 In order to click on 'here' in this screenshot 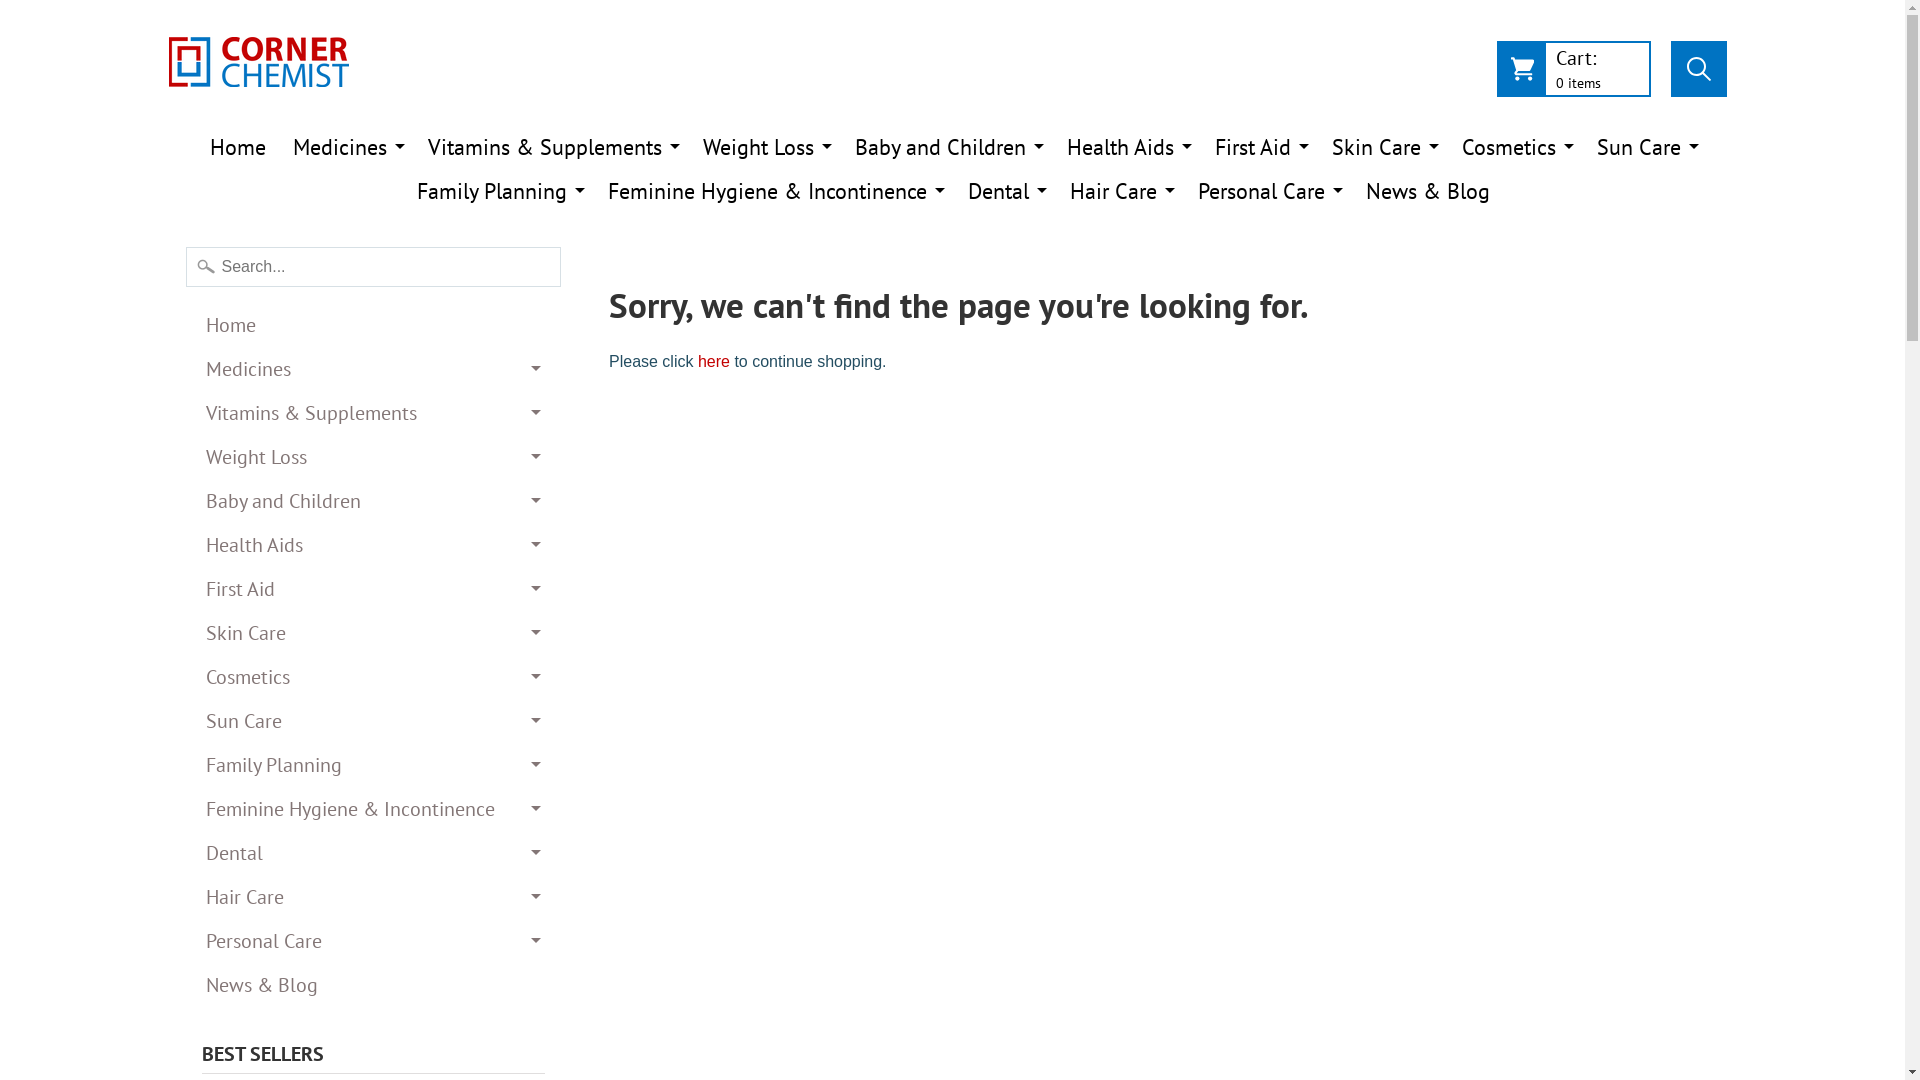, I will do `click(697, 361)`.